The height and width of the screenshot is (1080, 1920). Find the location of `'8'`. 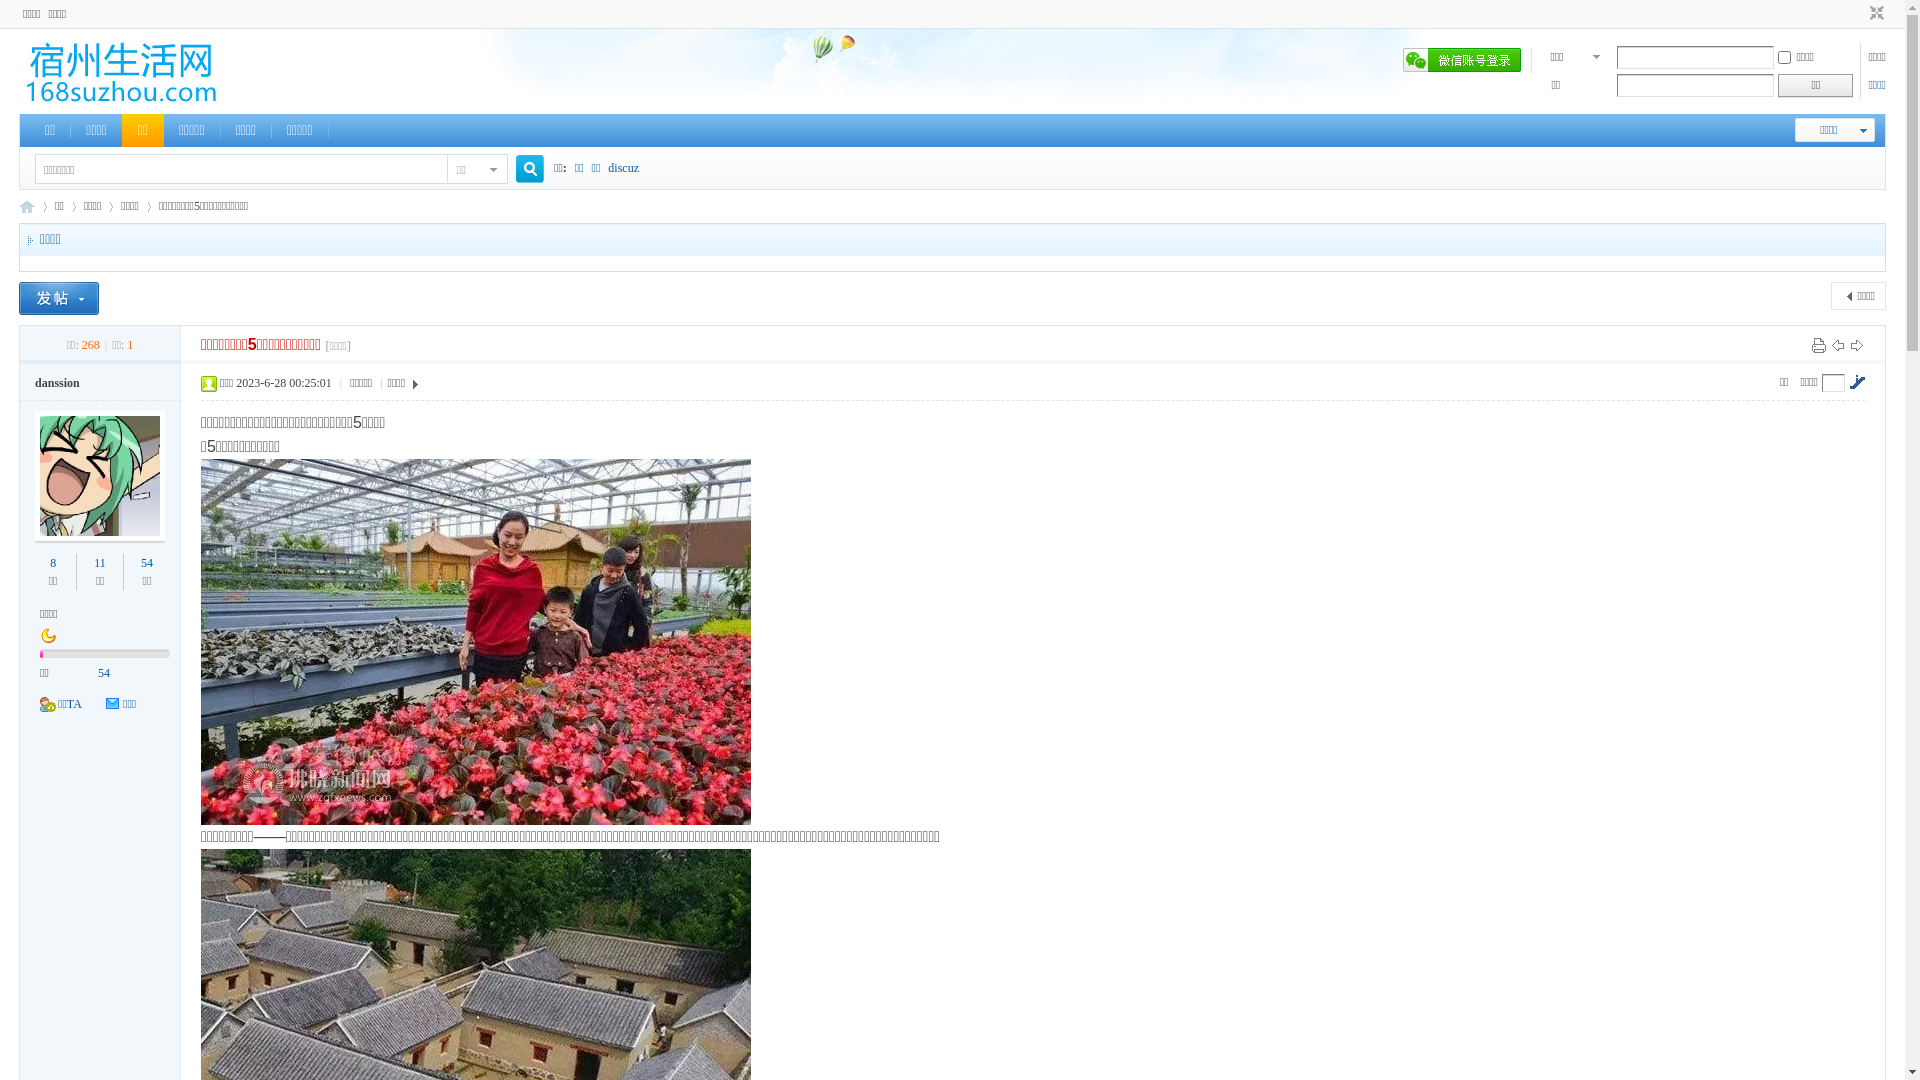

'8' is located at coordinates (52, 563).